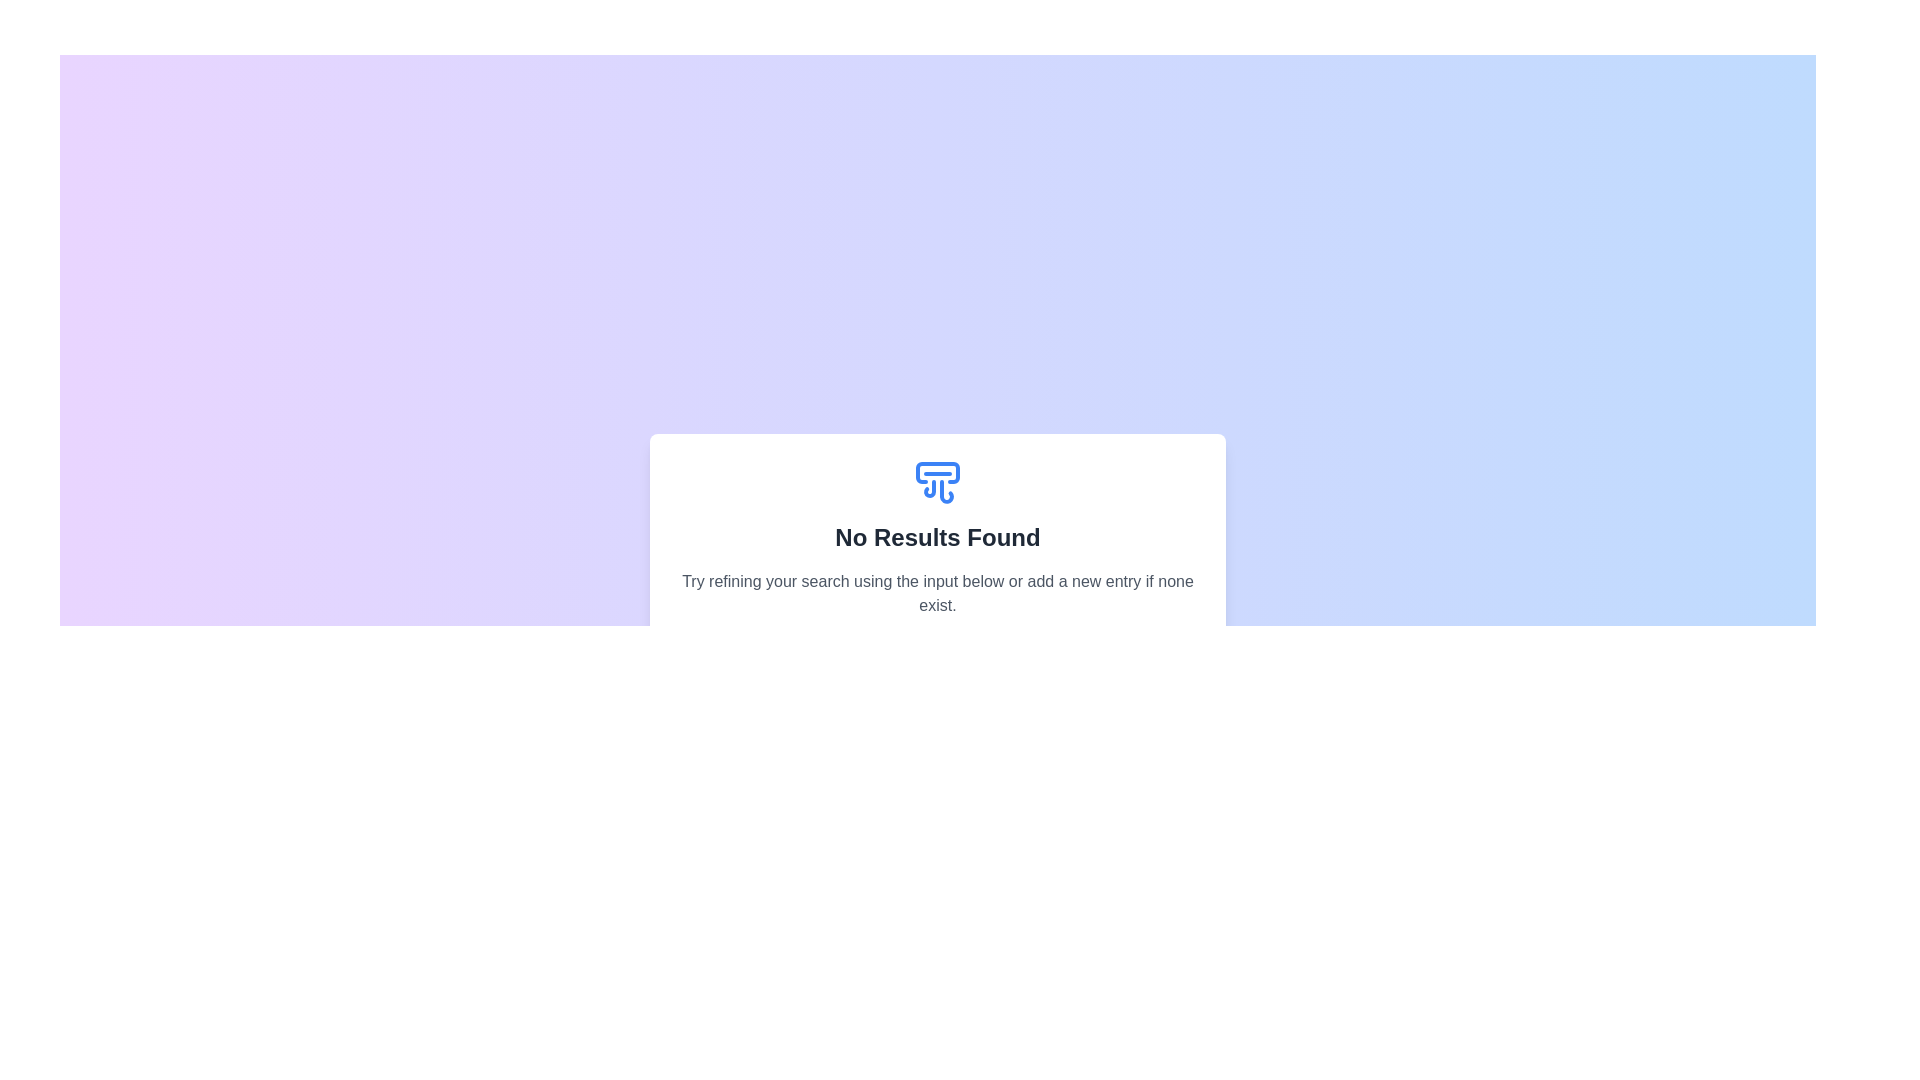 This screenshot has height=1080, width=1920. I want to click on the icon that indicates an empty or no results state, located at the center-top of a card with the headline 'No Results Found', so click(936, 482).